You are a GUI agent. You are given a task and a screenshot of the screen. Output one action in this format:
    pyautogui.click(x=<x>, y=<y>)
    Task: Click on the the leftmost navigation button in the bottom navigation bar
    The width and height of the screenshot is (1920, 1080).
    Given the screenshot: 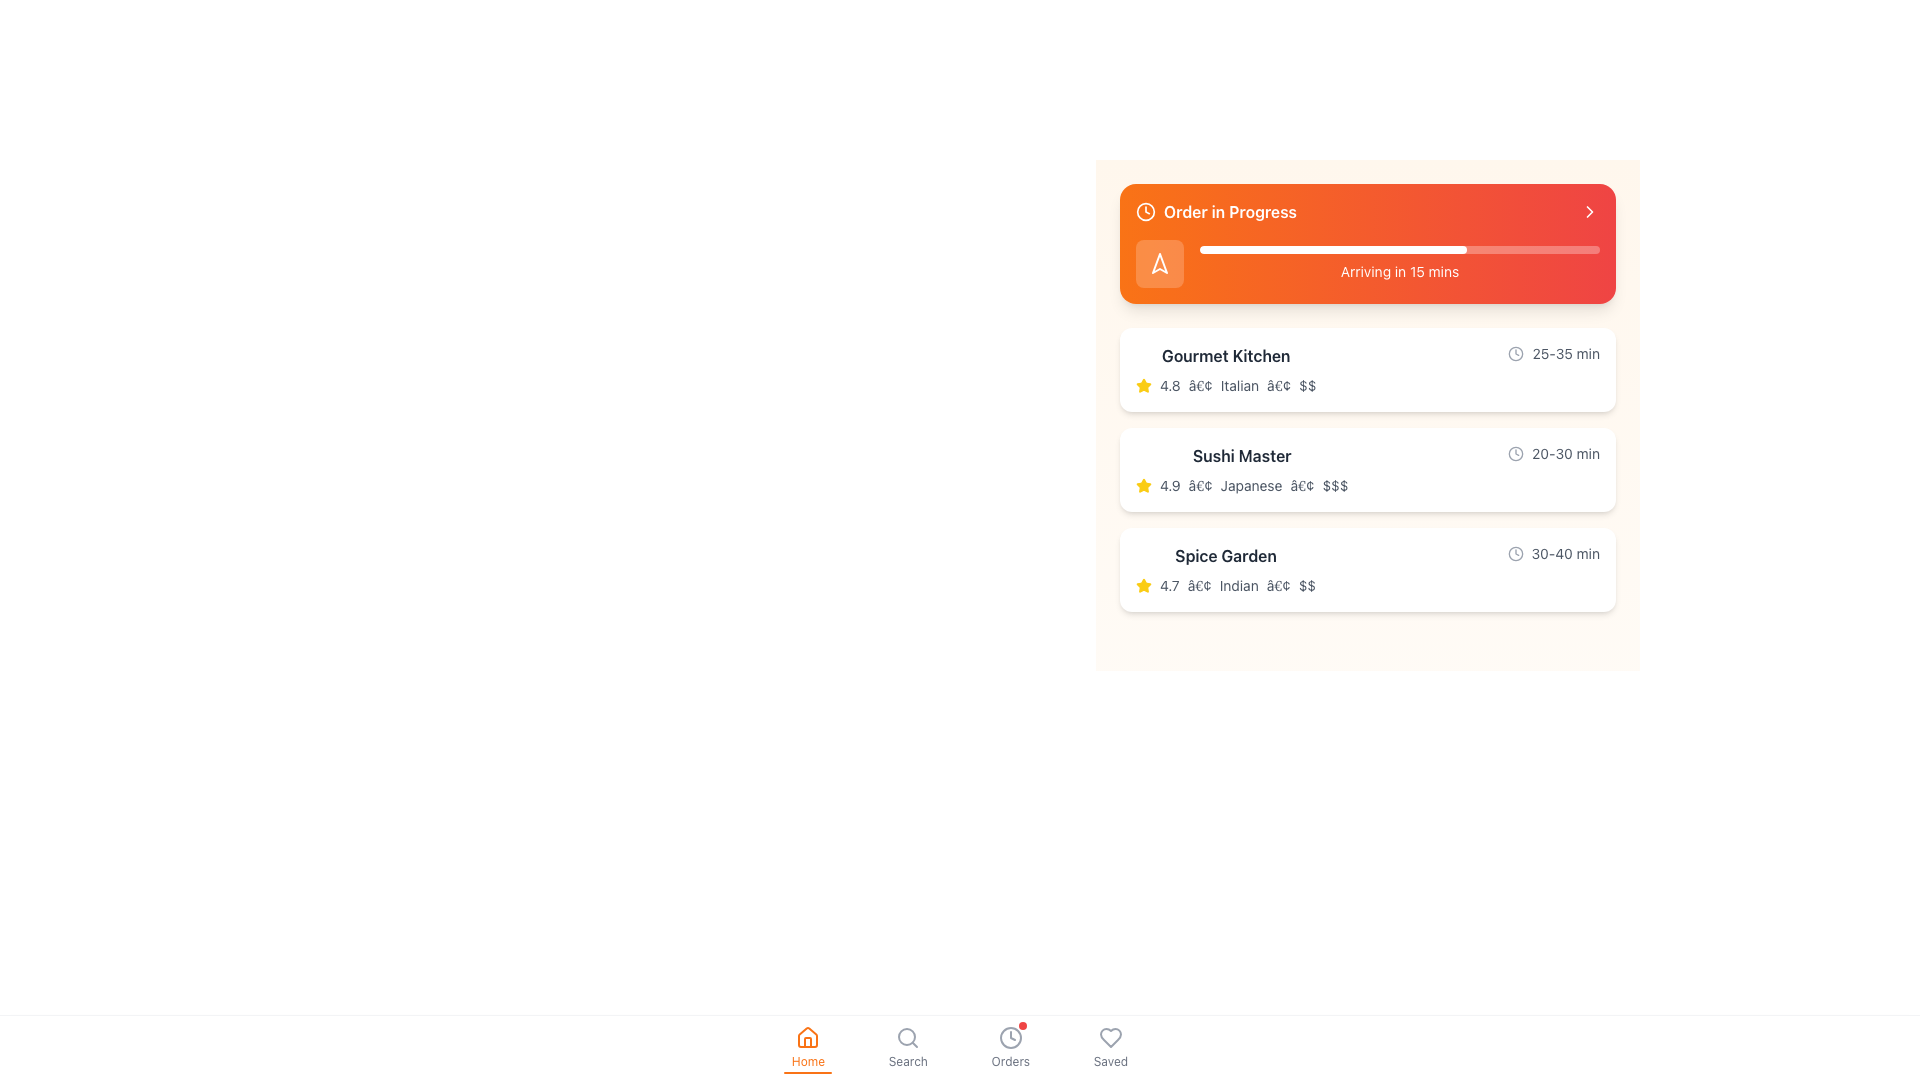 What is the action you would take?
    pyautogui.click(x=808, y=1047)
    